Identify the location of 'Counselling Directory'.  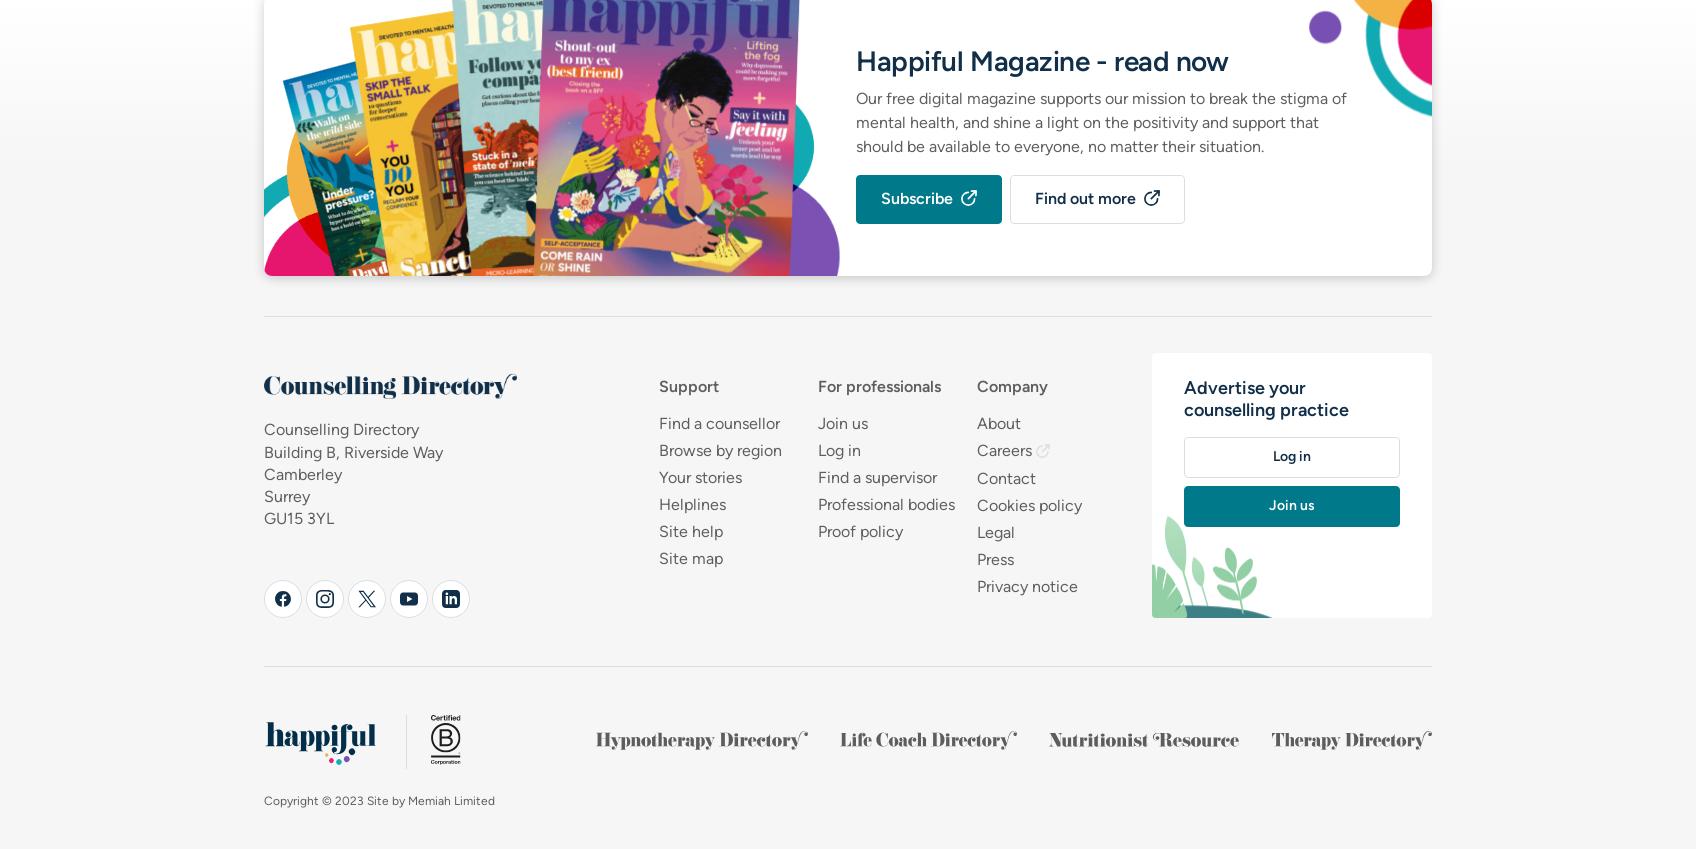
(341, 429).